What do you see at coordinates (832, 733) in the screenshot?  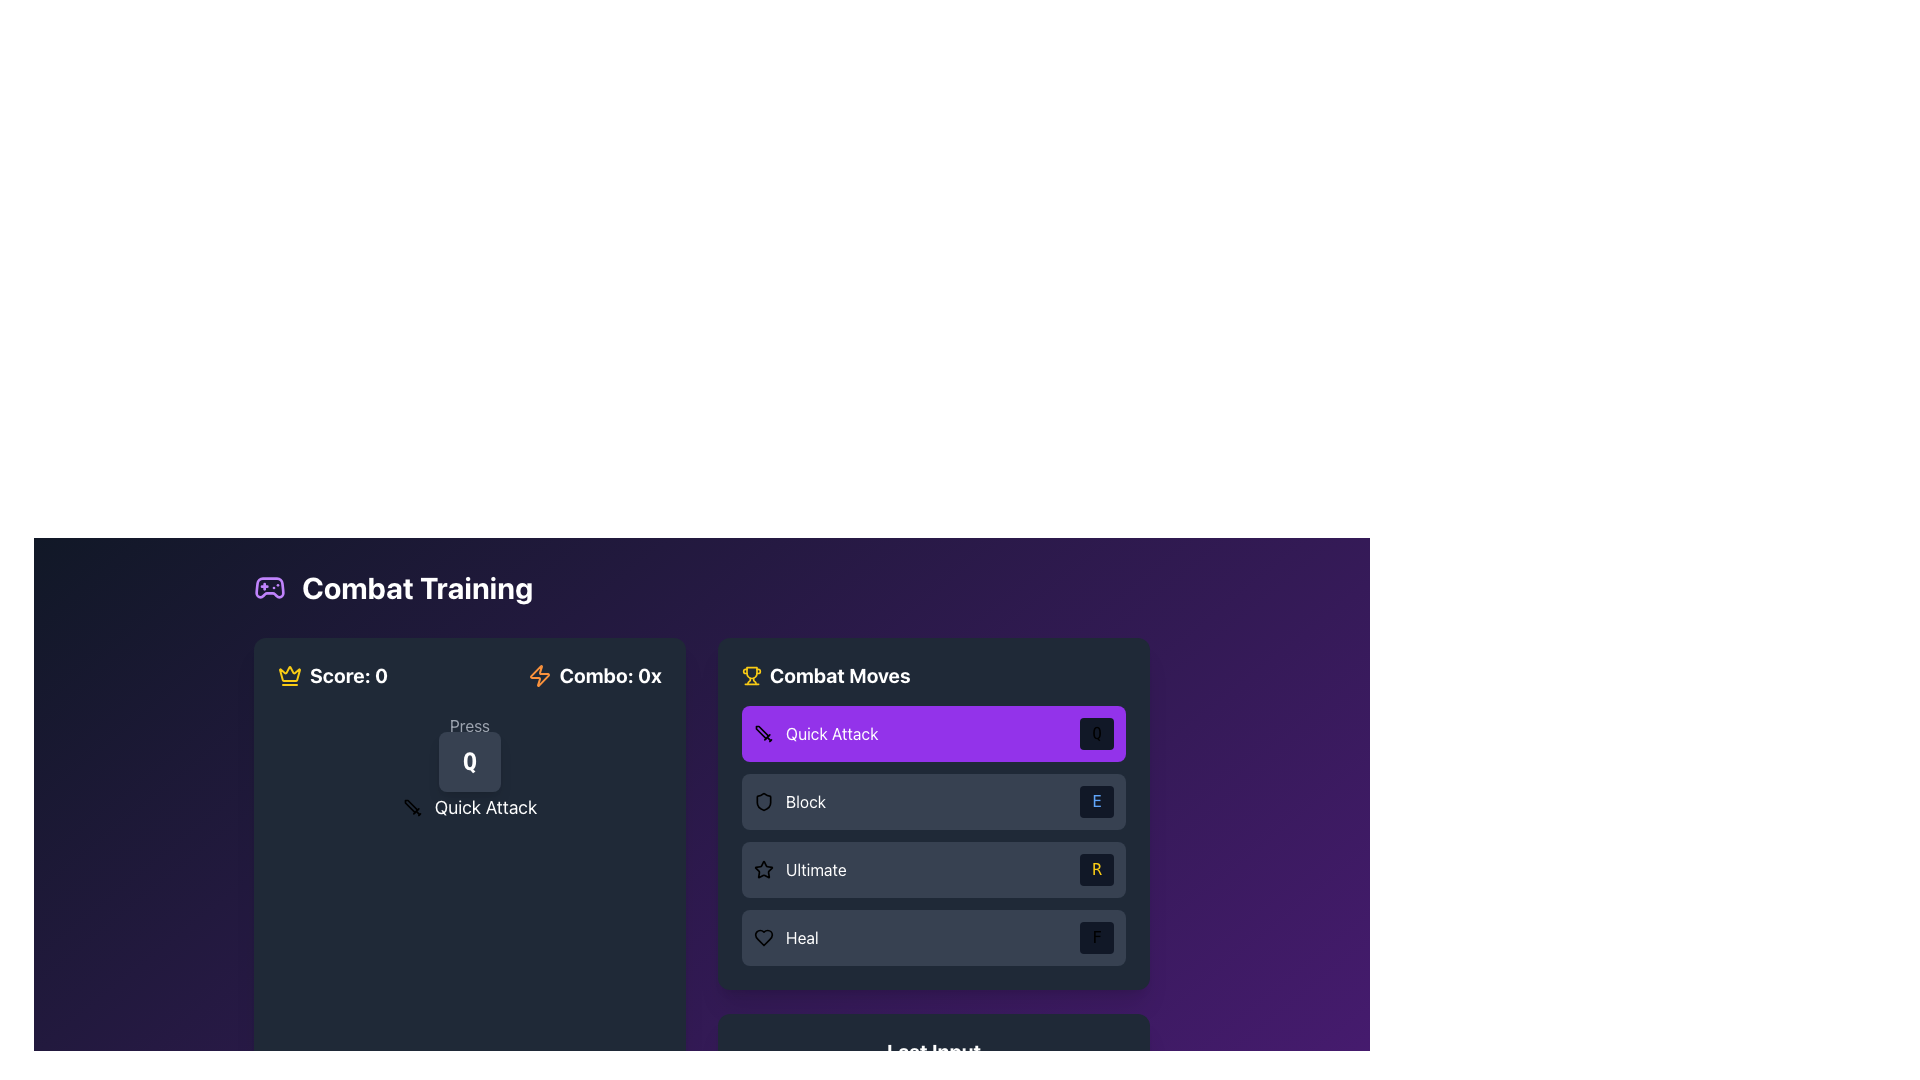 I see `the 'Quick Attack' label in the 'Combat Moves' list, which is located next to a sword icon and a button labeled 'Q'` at bounding box center [832, 733].